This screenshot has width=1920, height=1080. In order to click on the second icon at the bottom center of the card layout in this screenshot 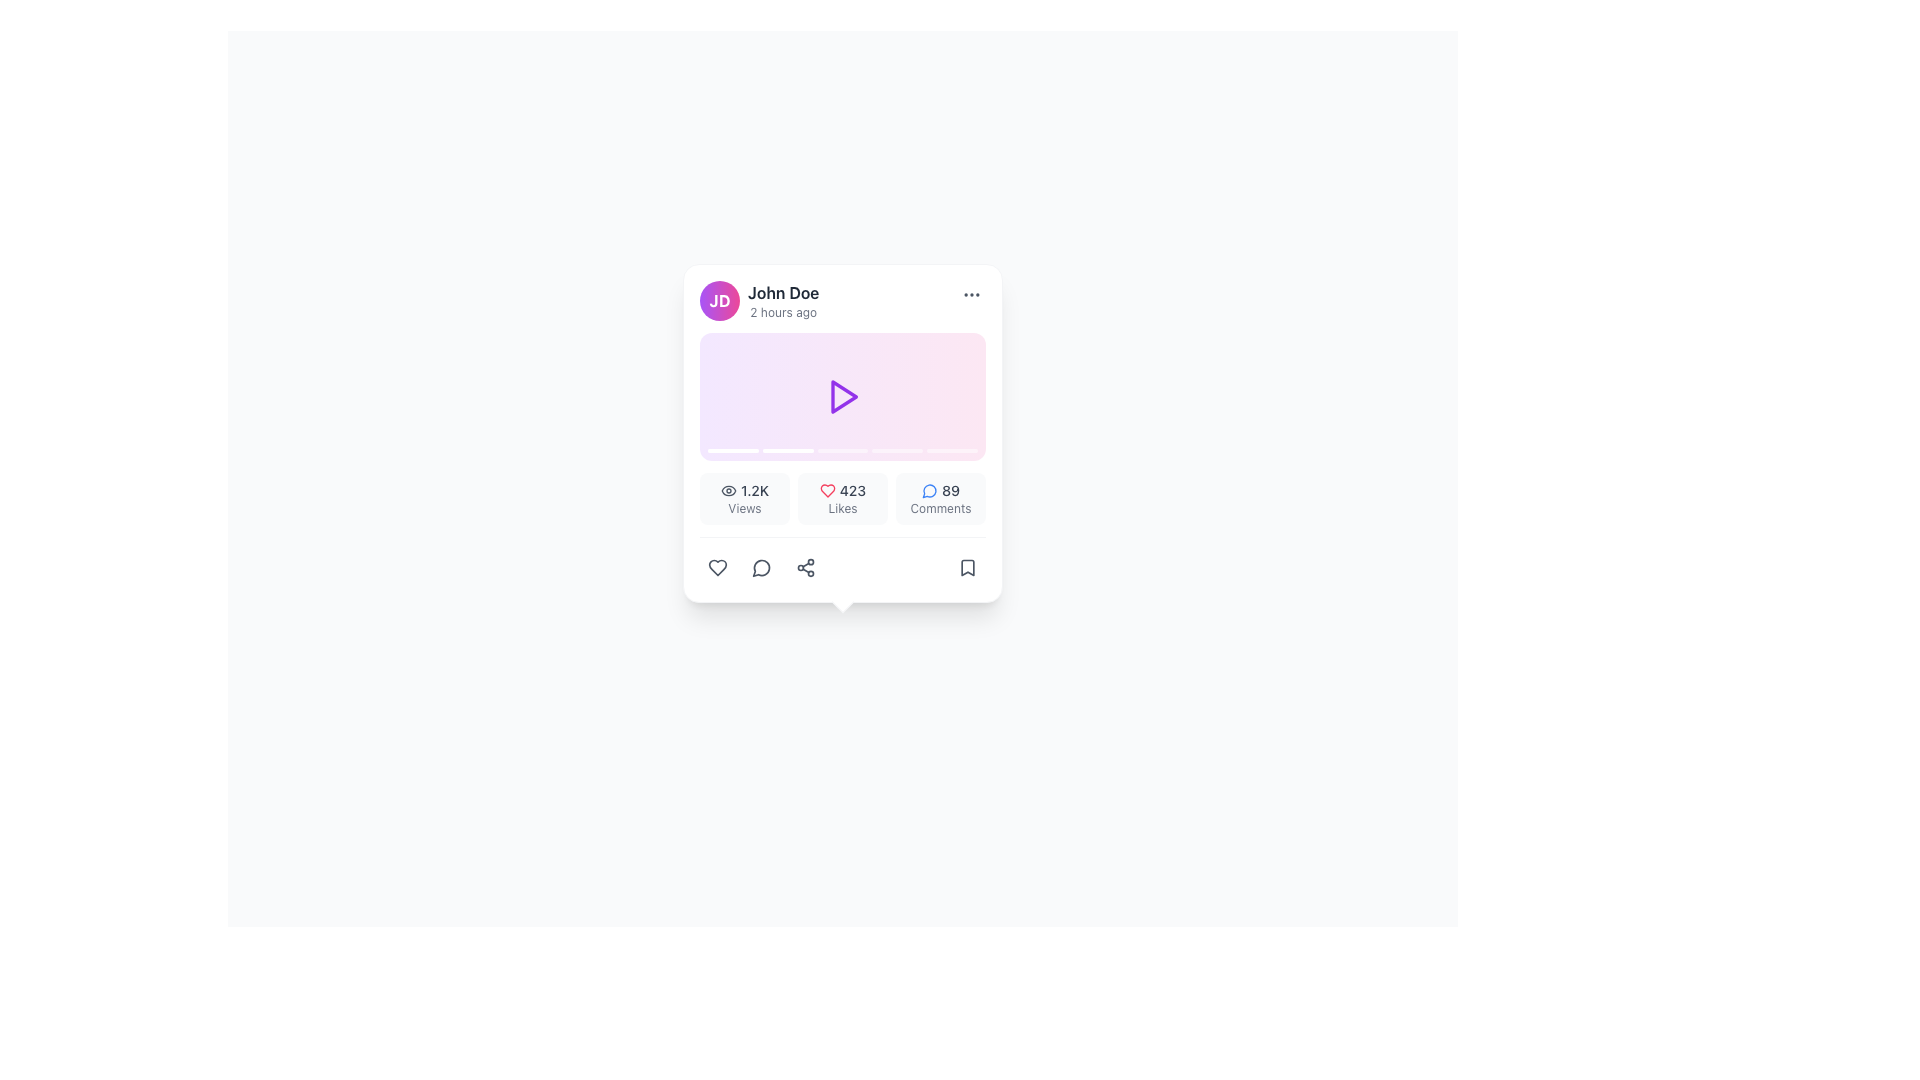, I will do `click(761, 567)`.